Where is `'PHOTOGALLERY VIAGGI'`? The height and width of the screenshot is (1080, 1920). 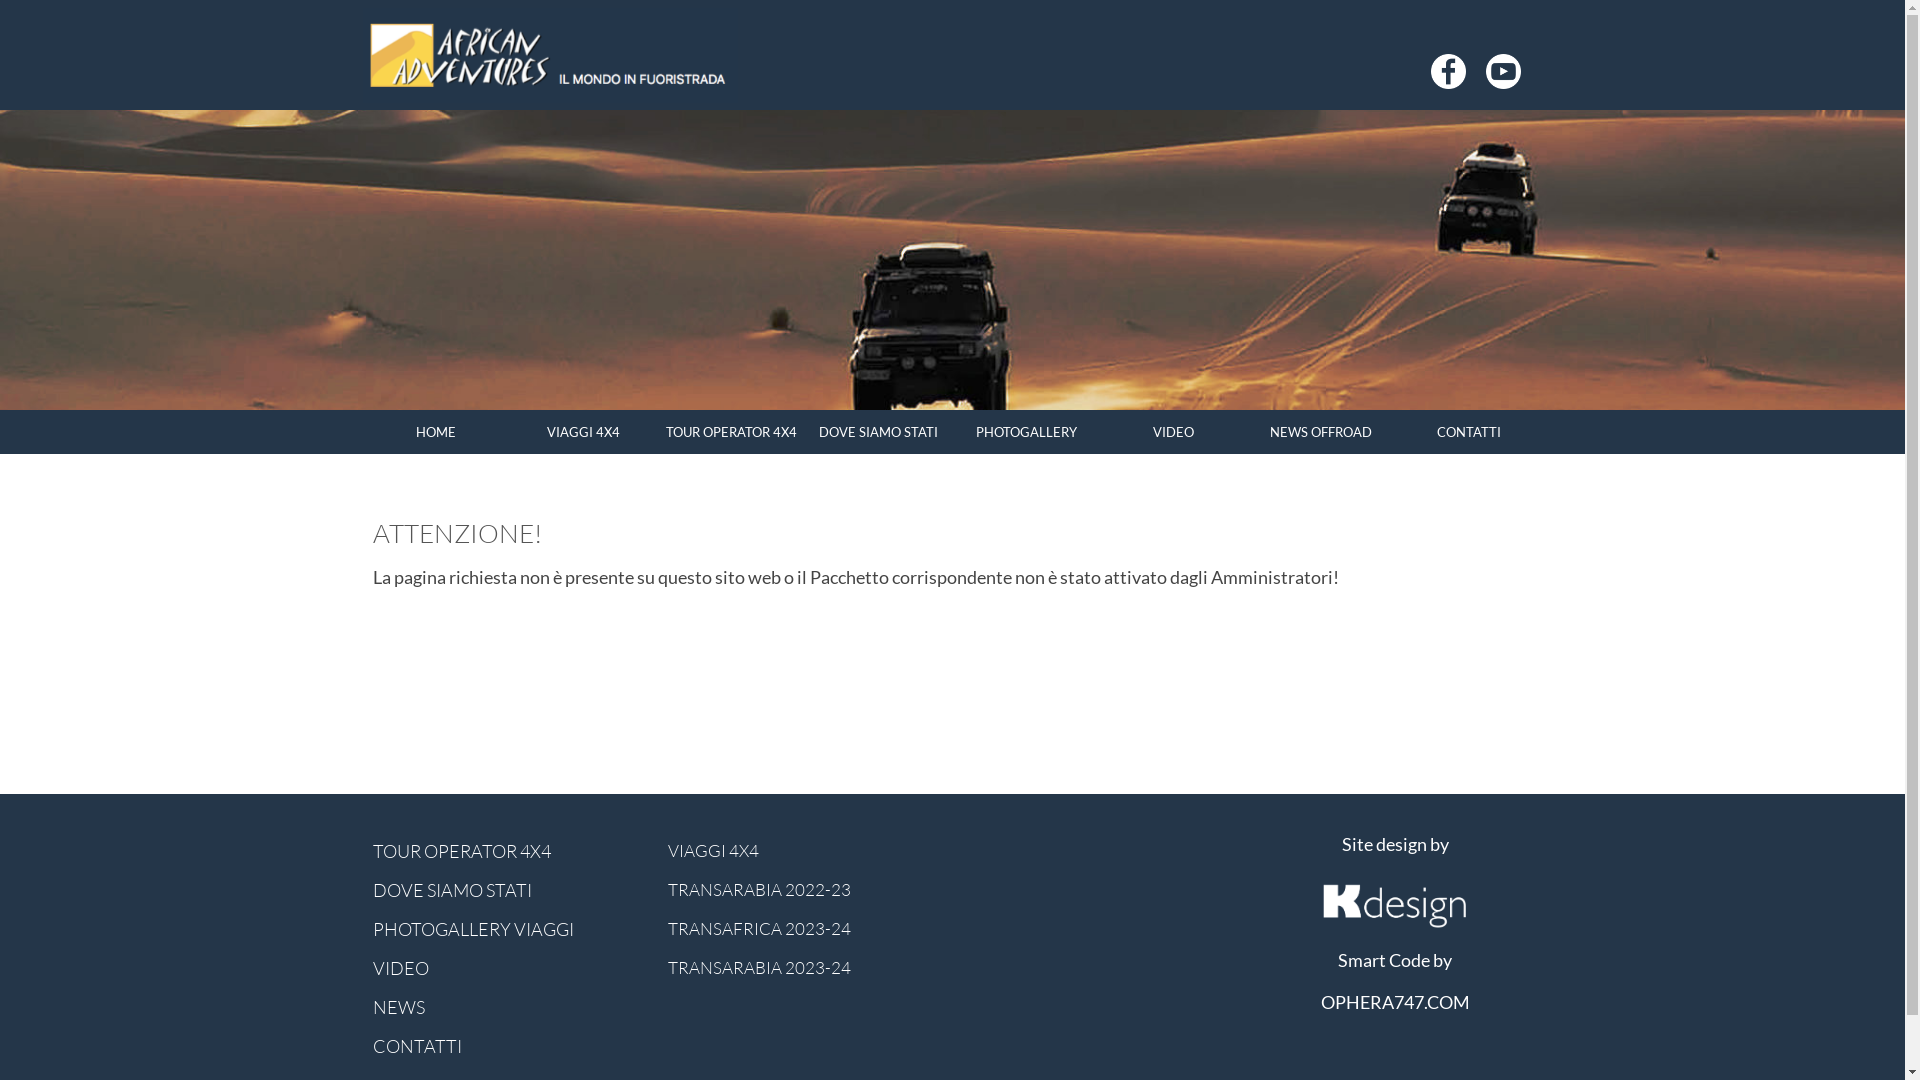
'PHOTOGALLERY VIAGGI' is located at coordinates (509, 929).